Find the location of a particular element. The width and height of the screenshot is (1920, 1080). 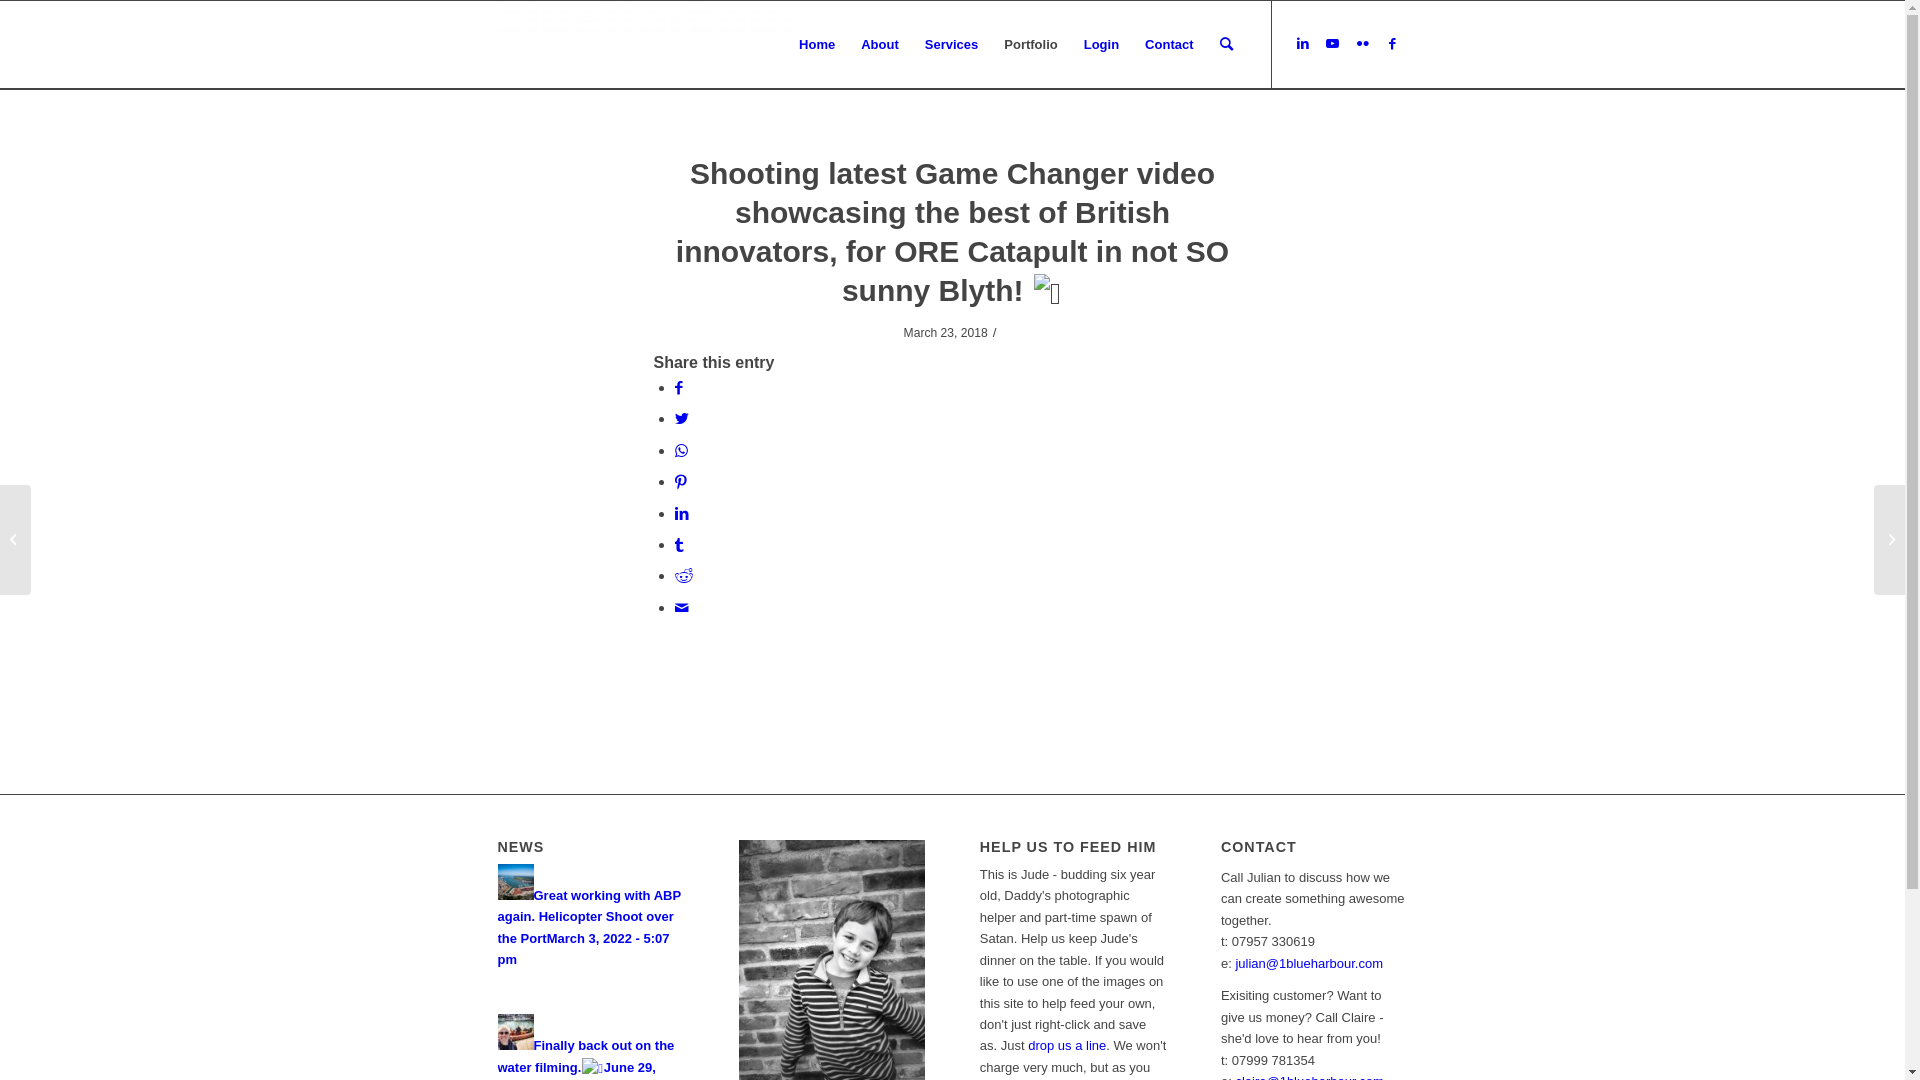

'Youtube' is located at coordinates (1318, 43).